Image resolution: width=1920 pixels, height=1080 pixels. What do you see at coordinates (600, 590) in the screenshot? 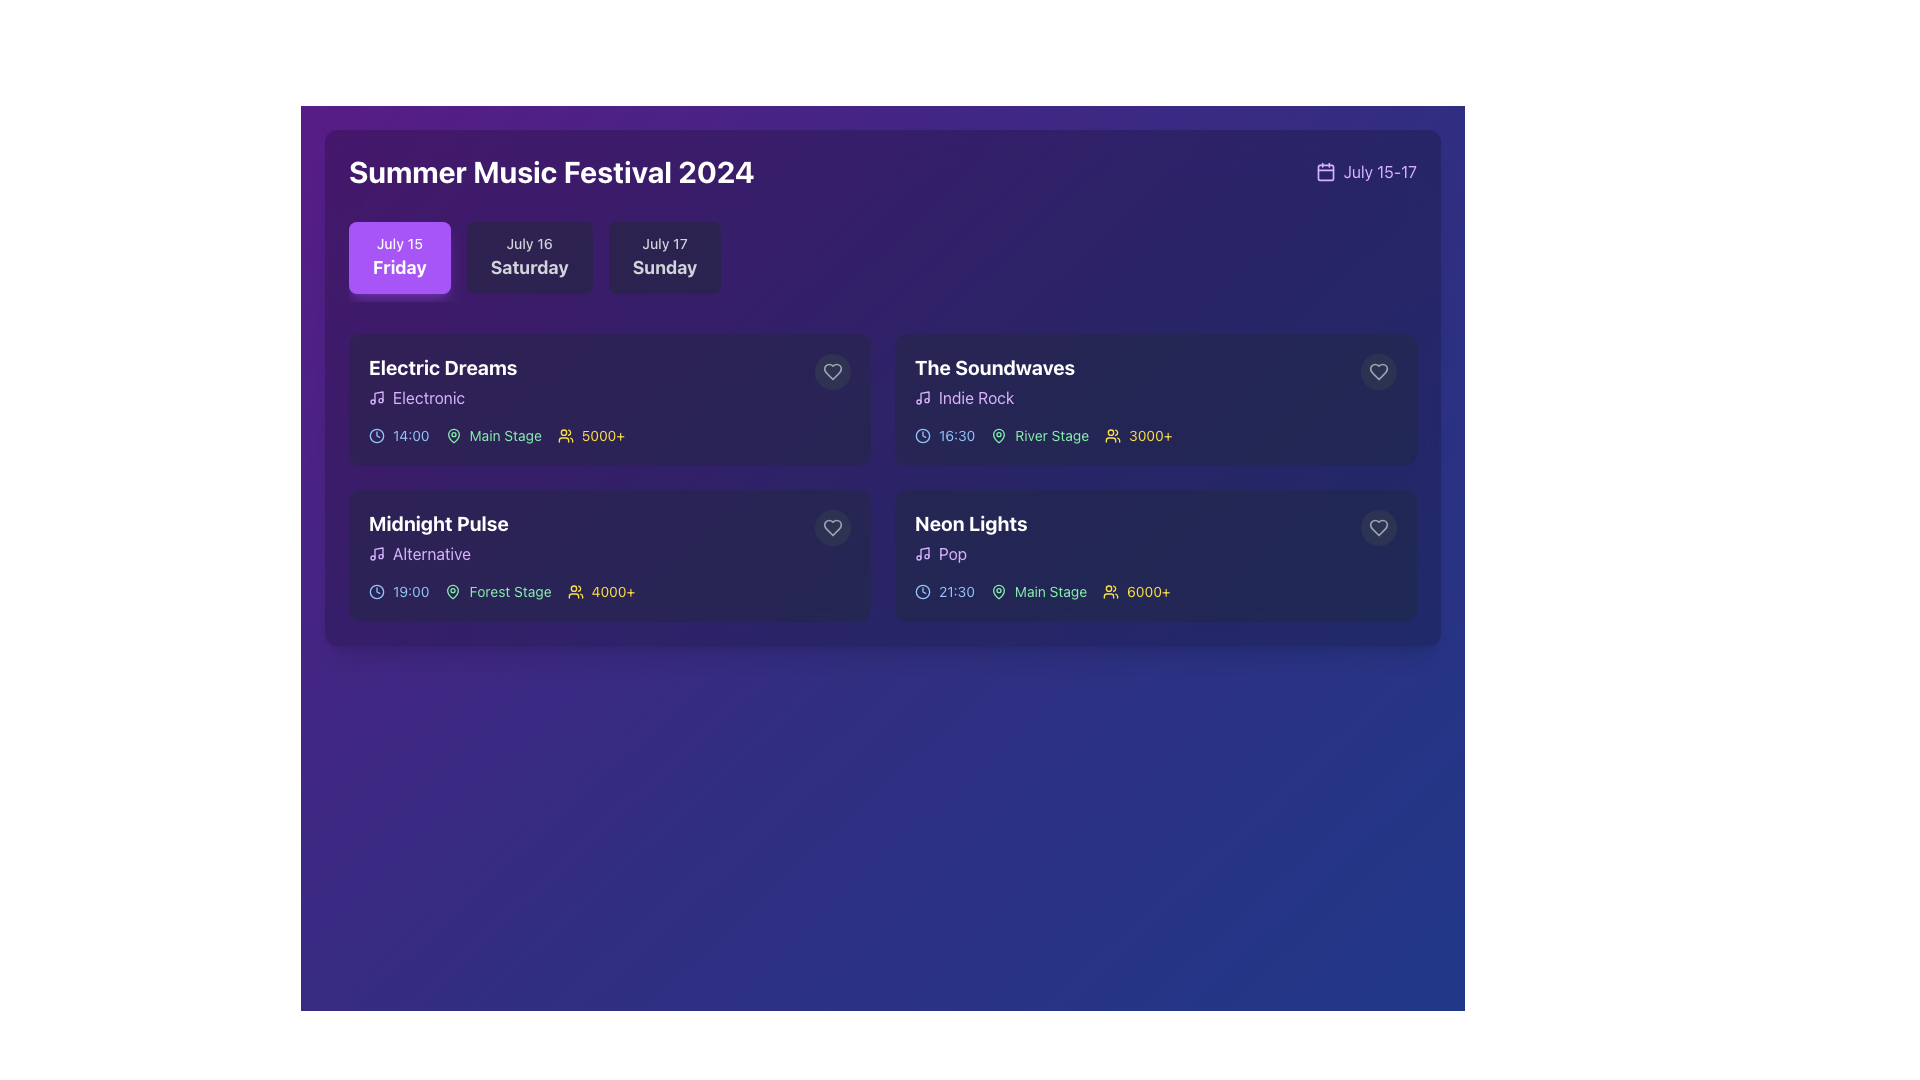
I see `the Text with icon component that represents the estimated audience size for the 'Midnight Pulse' performance, located to the right of the timing and stage location information` at bounding box center [600, 590].